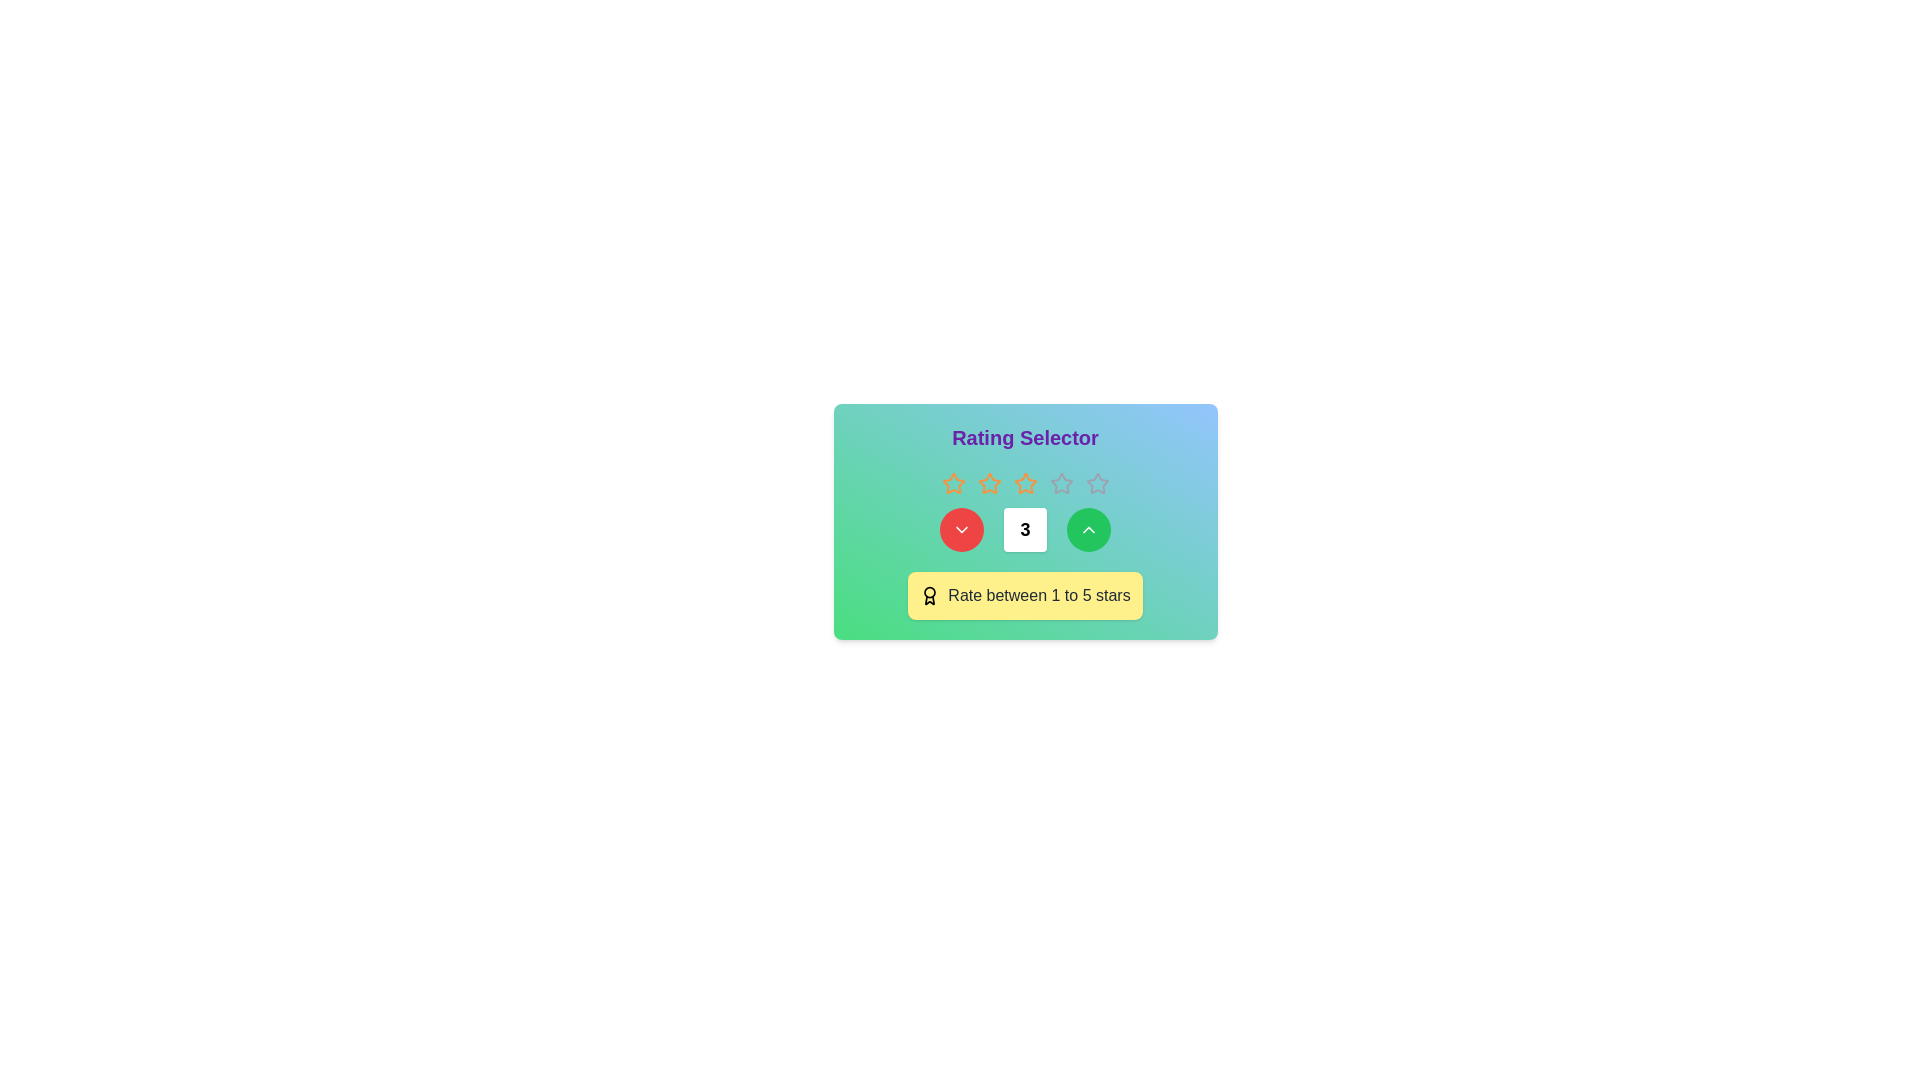 Image resolution: width=1920 pixels, height=1080 pixels. Describe the element at coordinates (1025, 520) in the screenshot. I see `the Rating Selector Component, which features a gradient background, bold purple title, five stars for rating, a numeric value '3' in a white square, and adjacent up/down buttons` at that location.